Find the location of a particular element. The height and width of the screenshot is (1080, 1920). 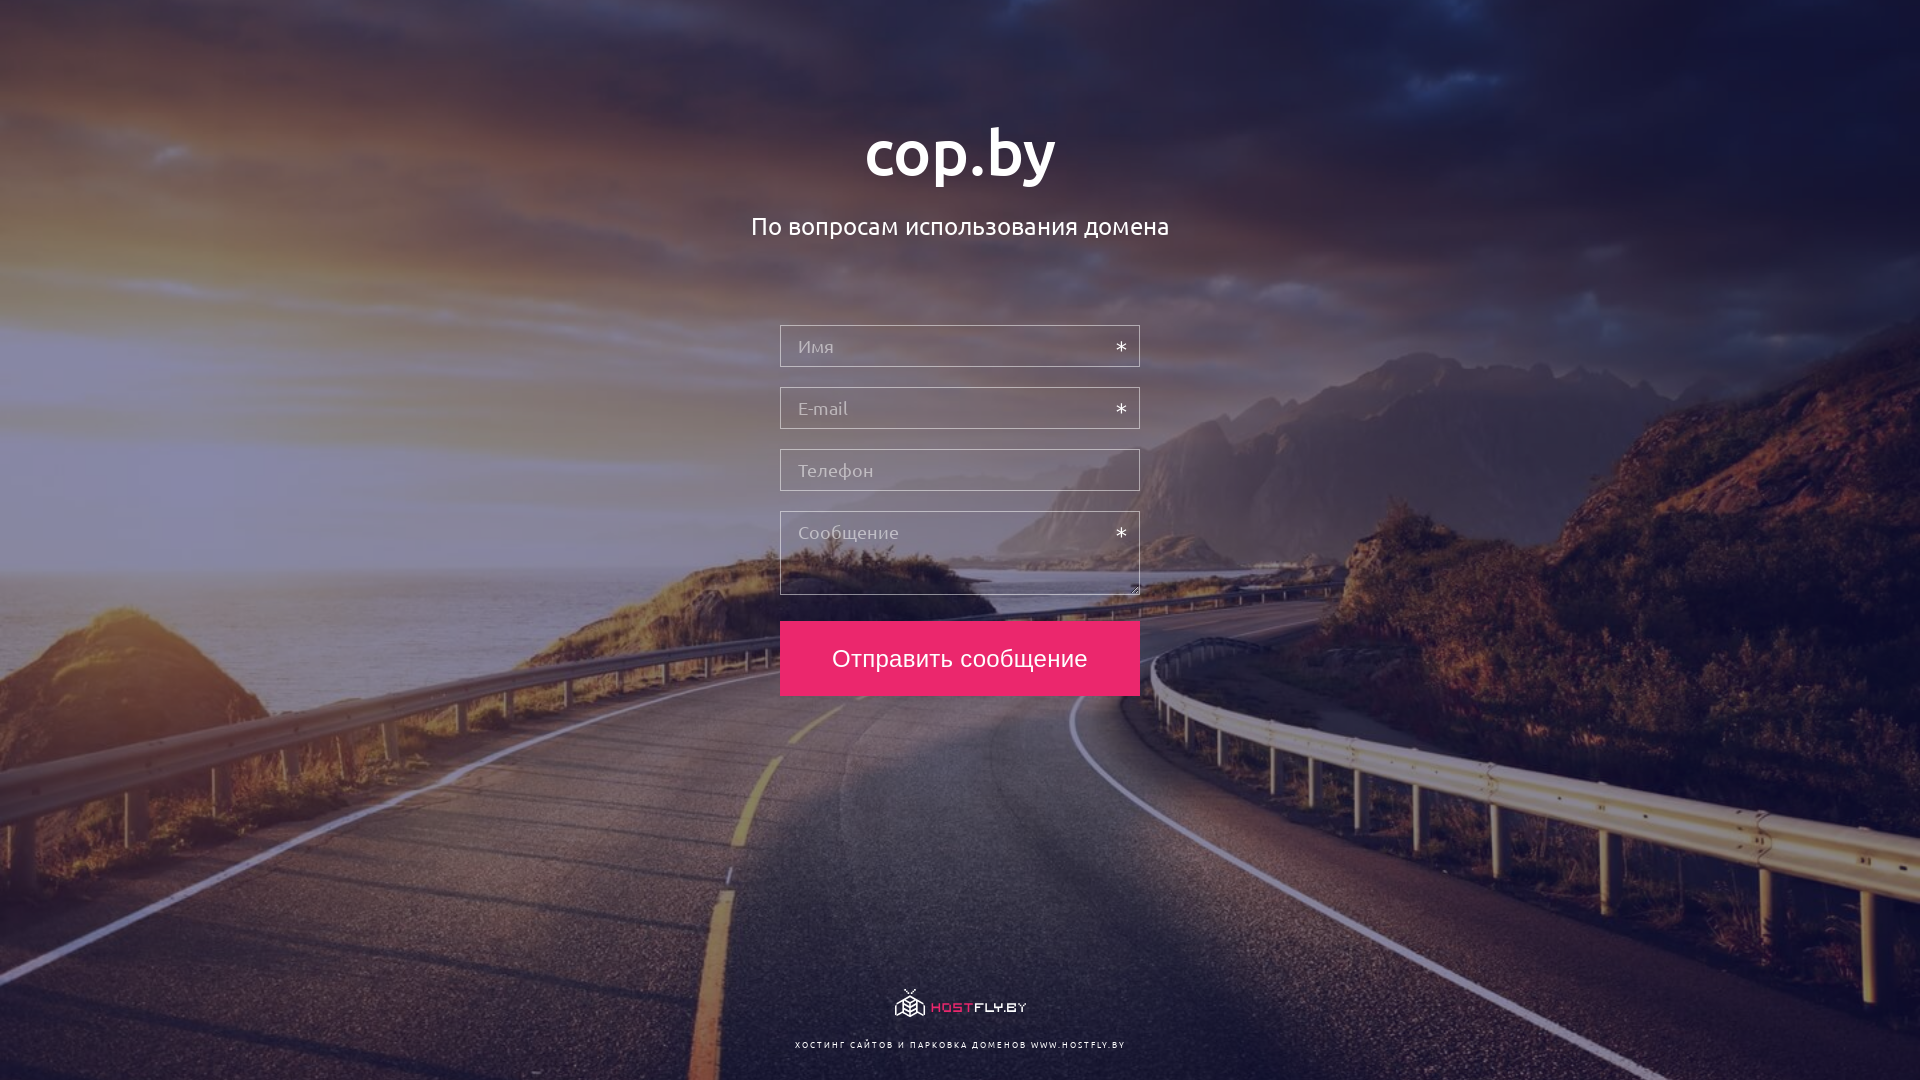

'WWW.HOSTFLY.BY' is located at coordinates (1076, 1043).